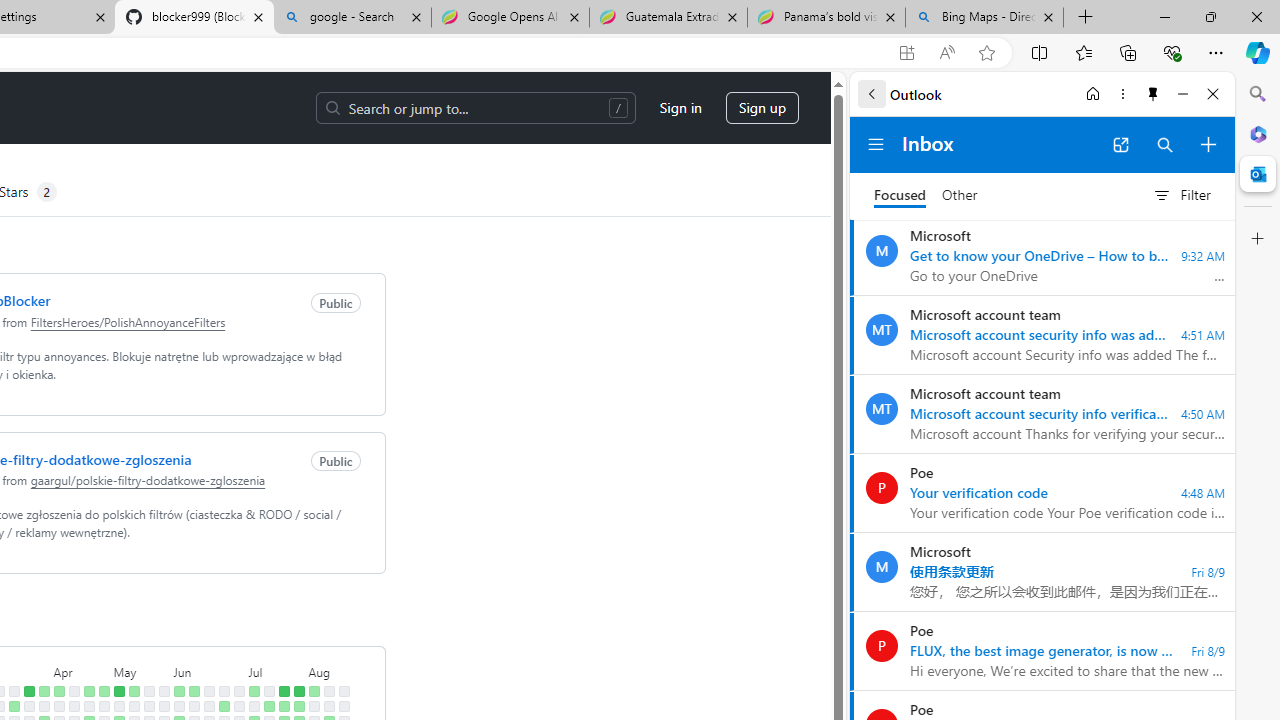  What do you see at coordinates (1181, 195) in the screenshot?
I see `'Filter'` at bounding box center [1181, 195].